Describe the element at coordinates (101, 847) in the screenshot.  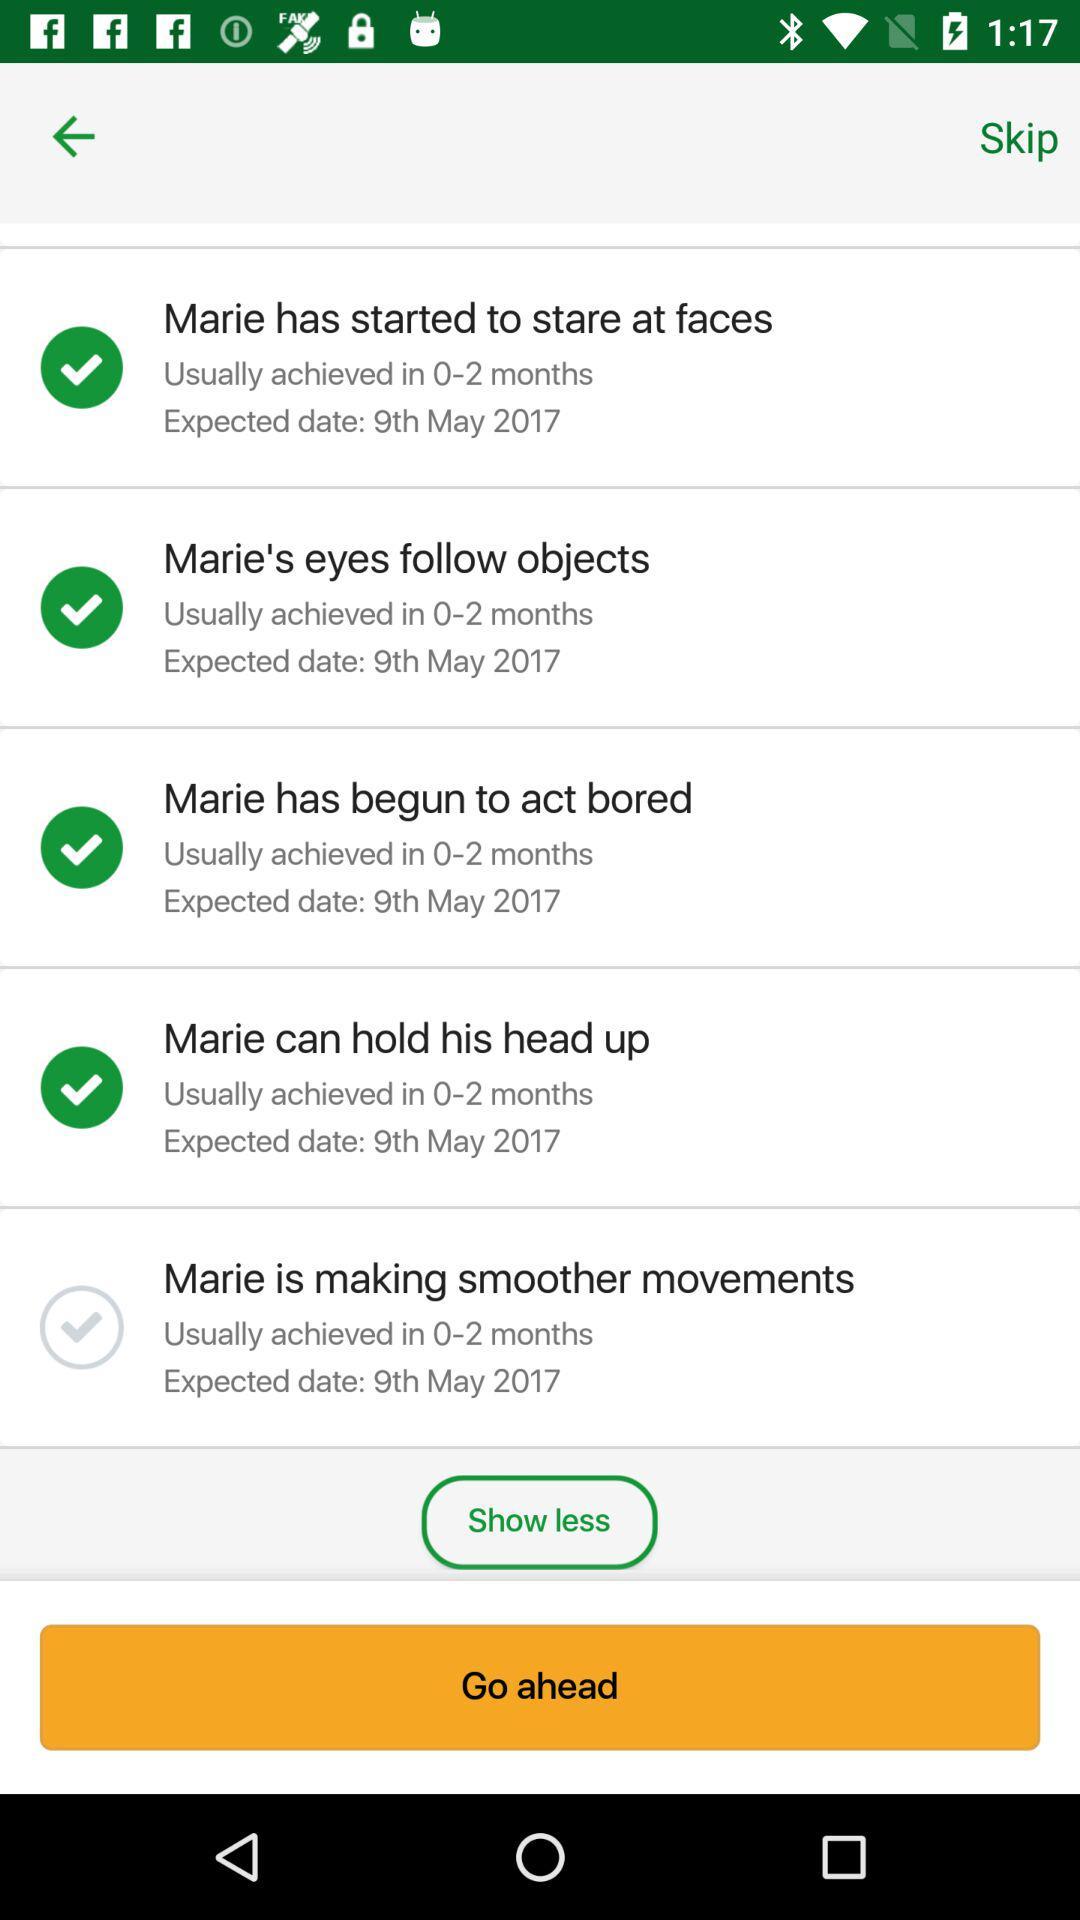
I see `selects a particular function` at that location.